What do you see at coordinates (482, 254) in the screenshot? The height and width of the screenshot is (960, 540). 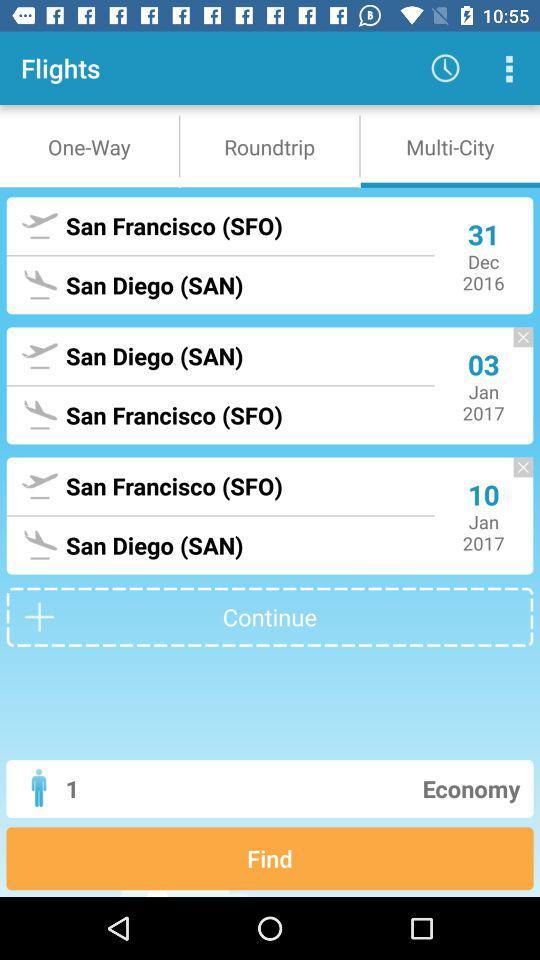 I see `the 31` at bounding box center [482, 254].